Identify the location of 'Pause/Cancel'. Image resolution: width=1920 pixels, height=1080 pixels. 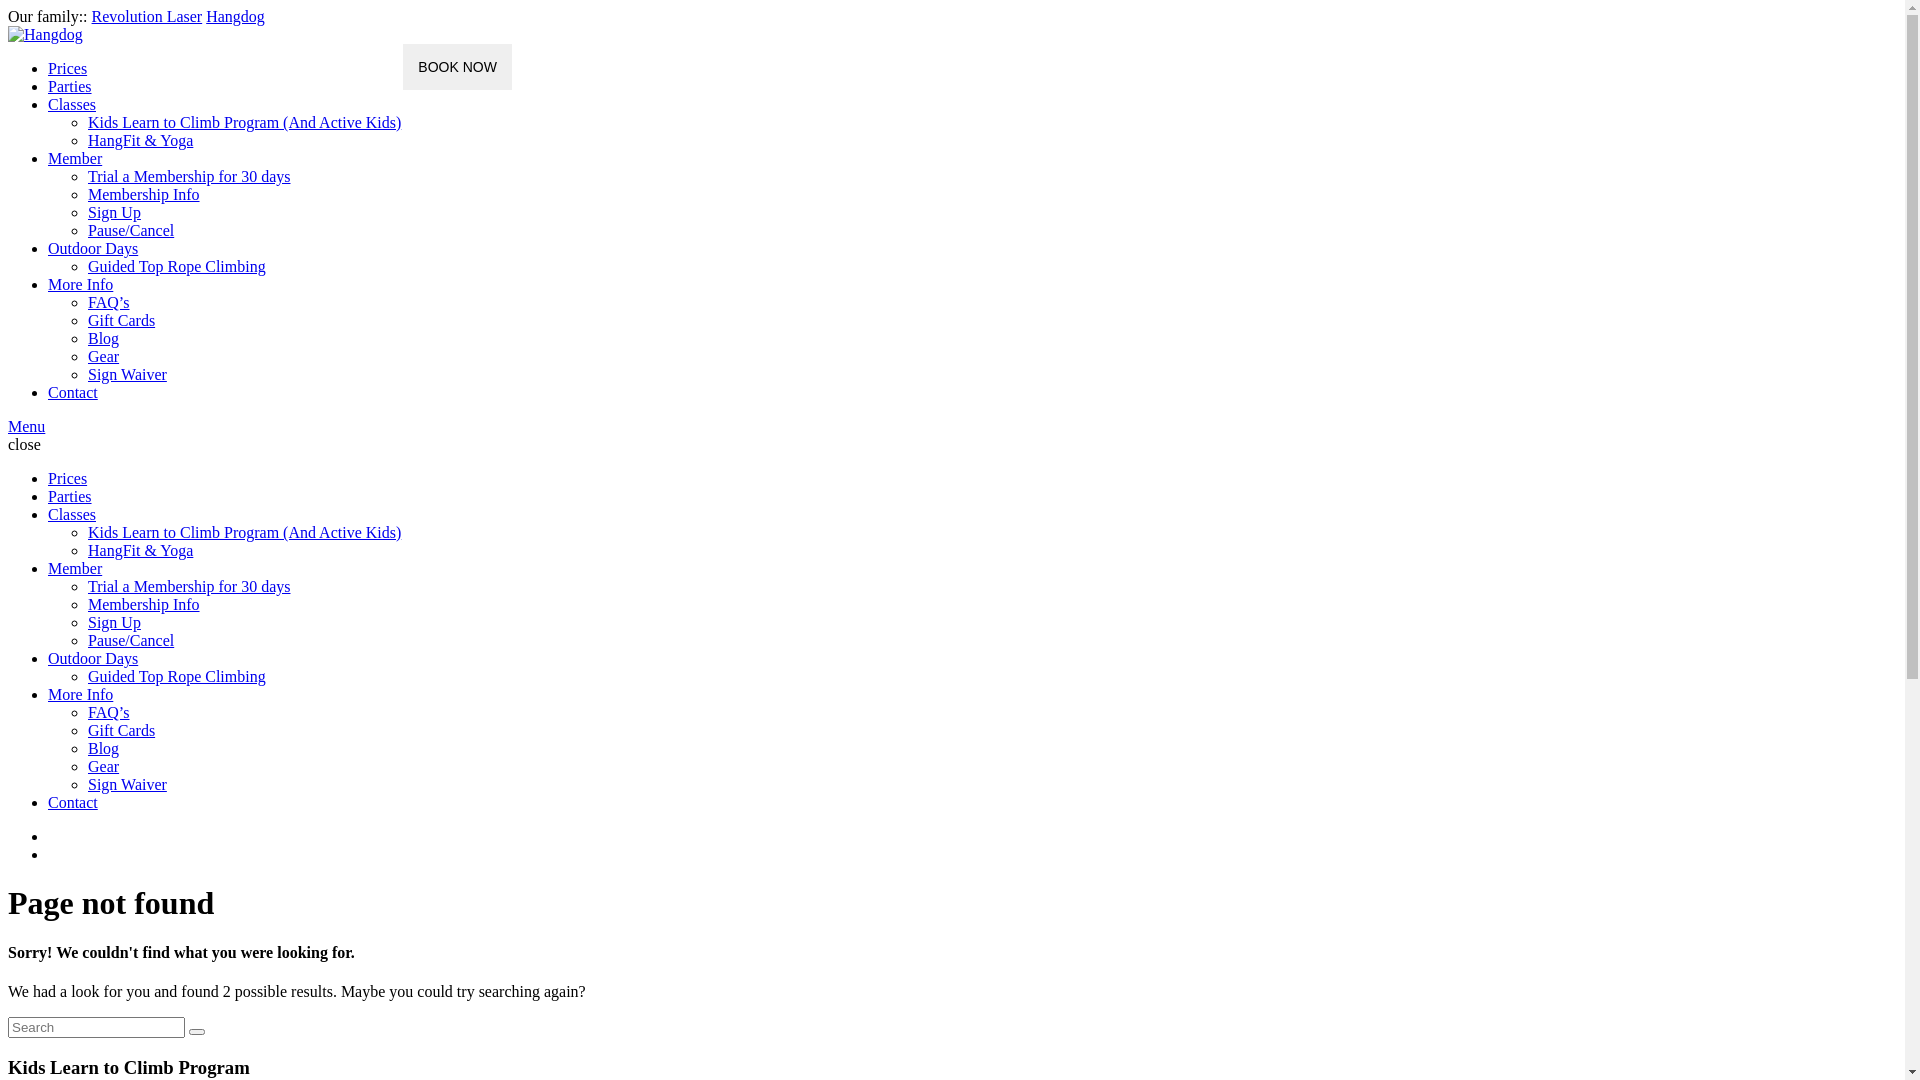
(129, 229).